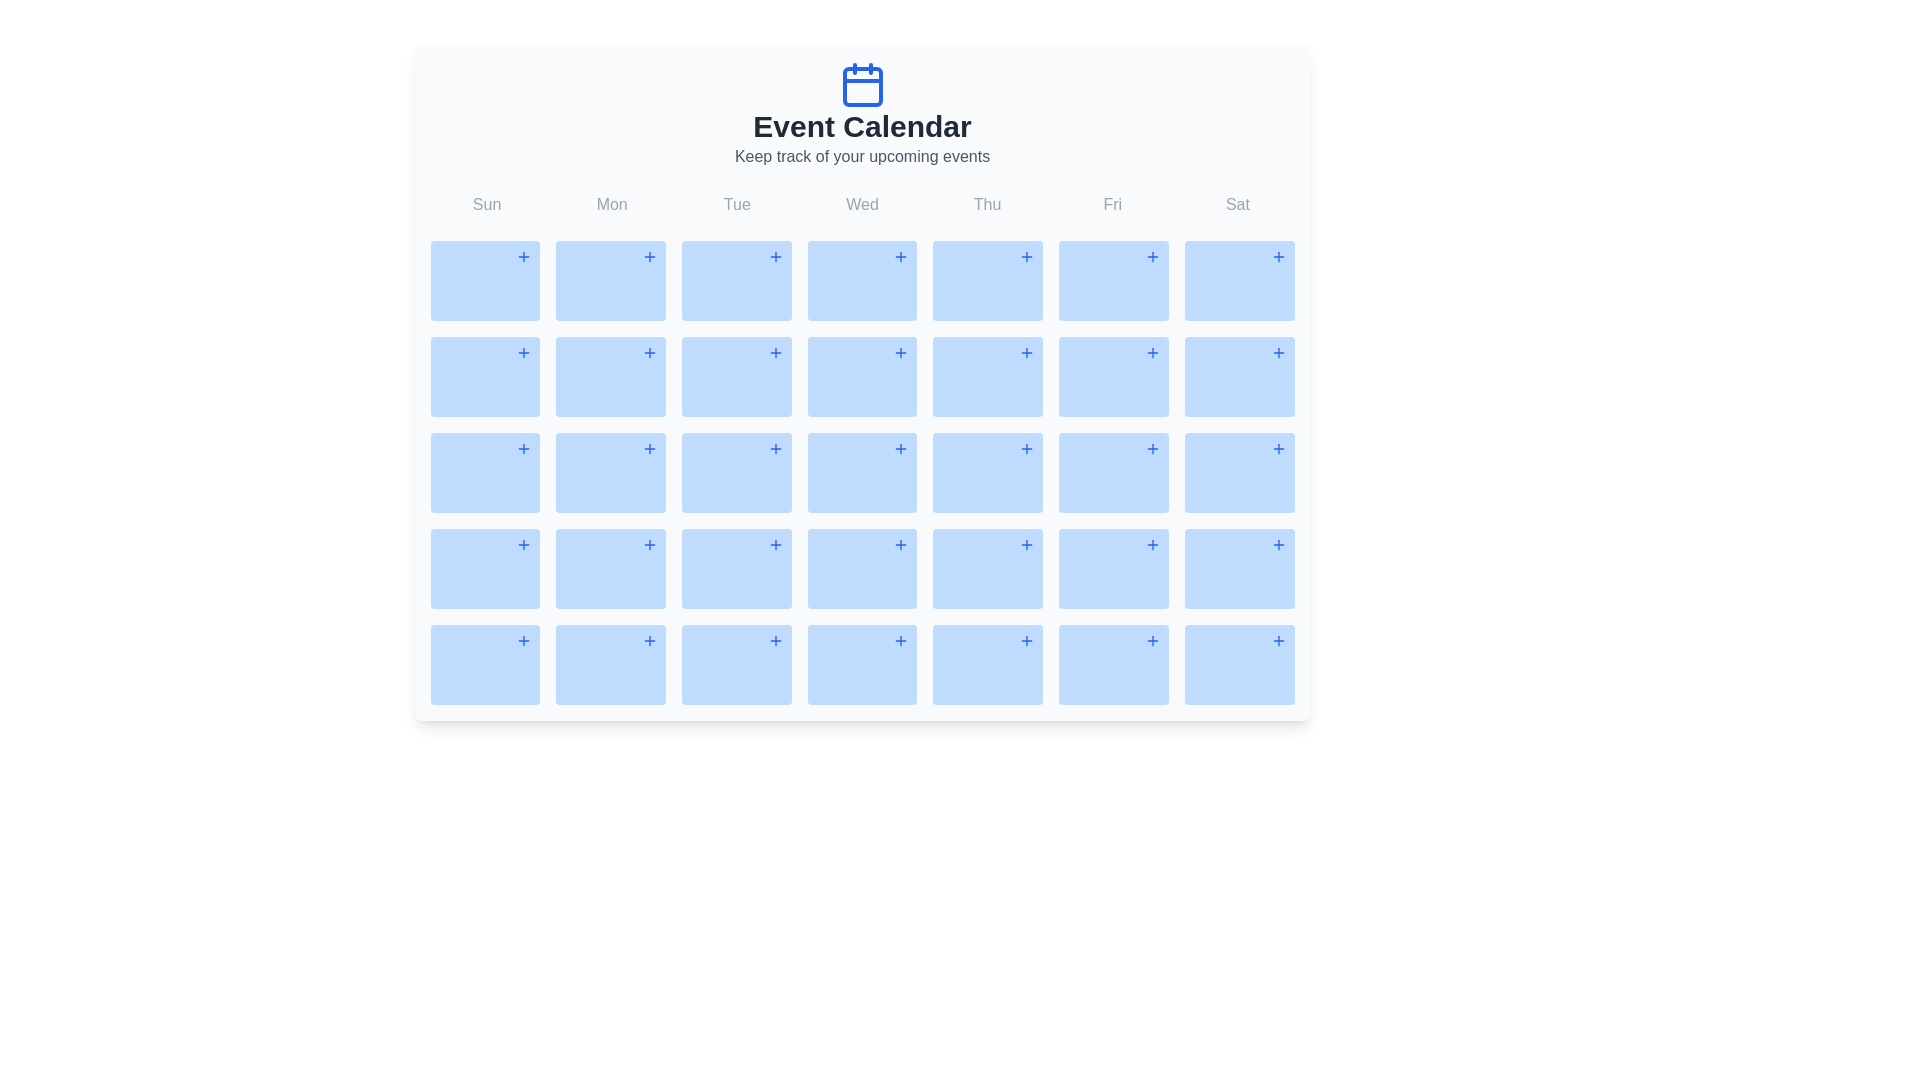 The height and width of the screenshot is (1080, 1920). What do you see at coordinates (735, 569) in the screenshot?
I see `the Card element located in the third item of the fifth row, which contains an interactive button for scheduling new events` at bounding box center [735, 569].